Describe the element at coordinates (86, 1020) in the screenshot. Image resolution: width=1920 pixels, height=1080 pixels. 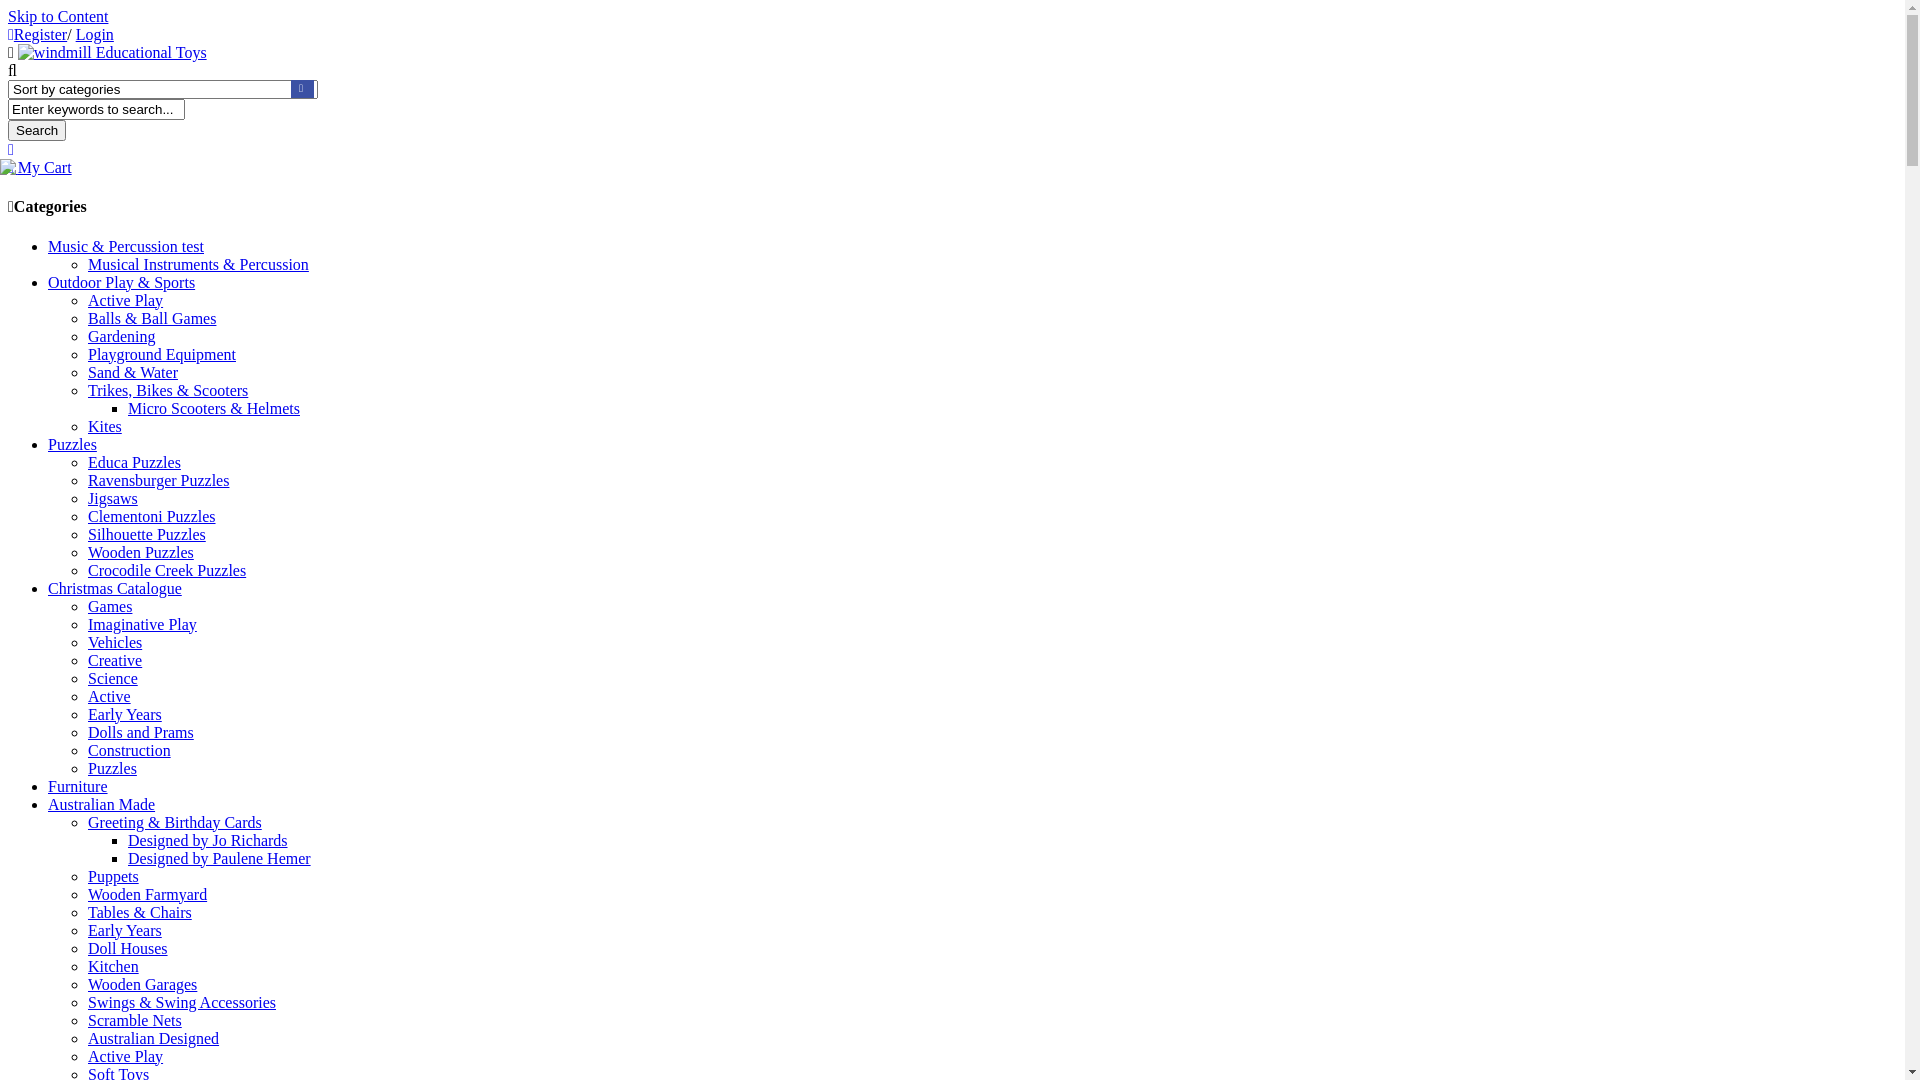
I see `'Scramble Nets'` at that location.